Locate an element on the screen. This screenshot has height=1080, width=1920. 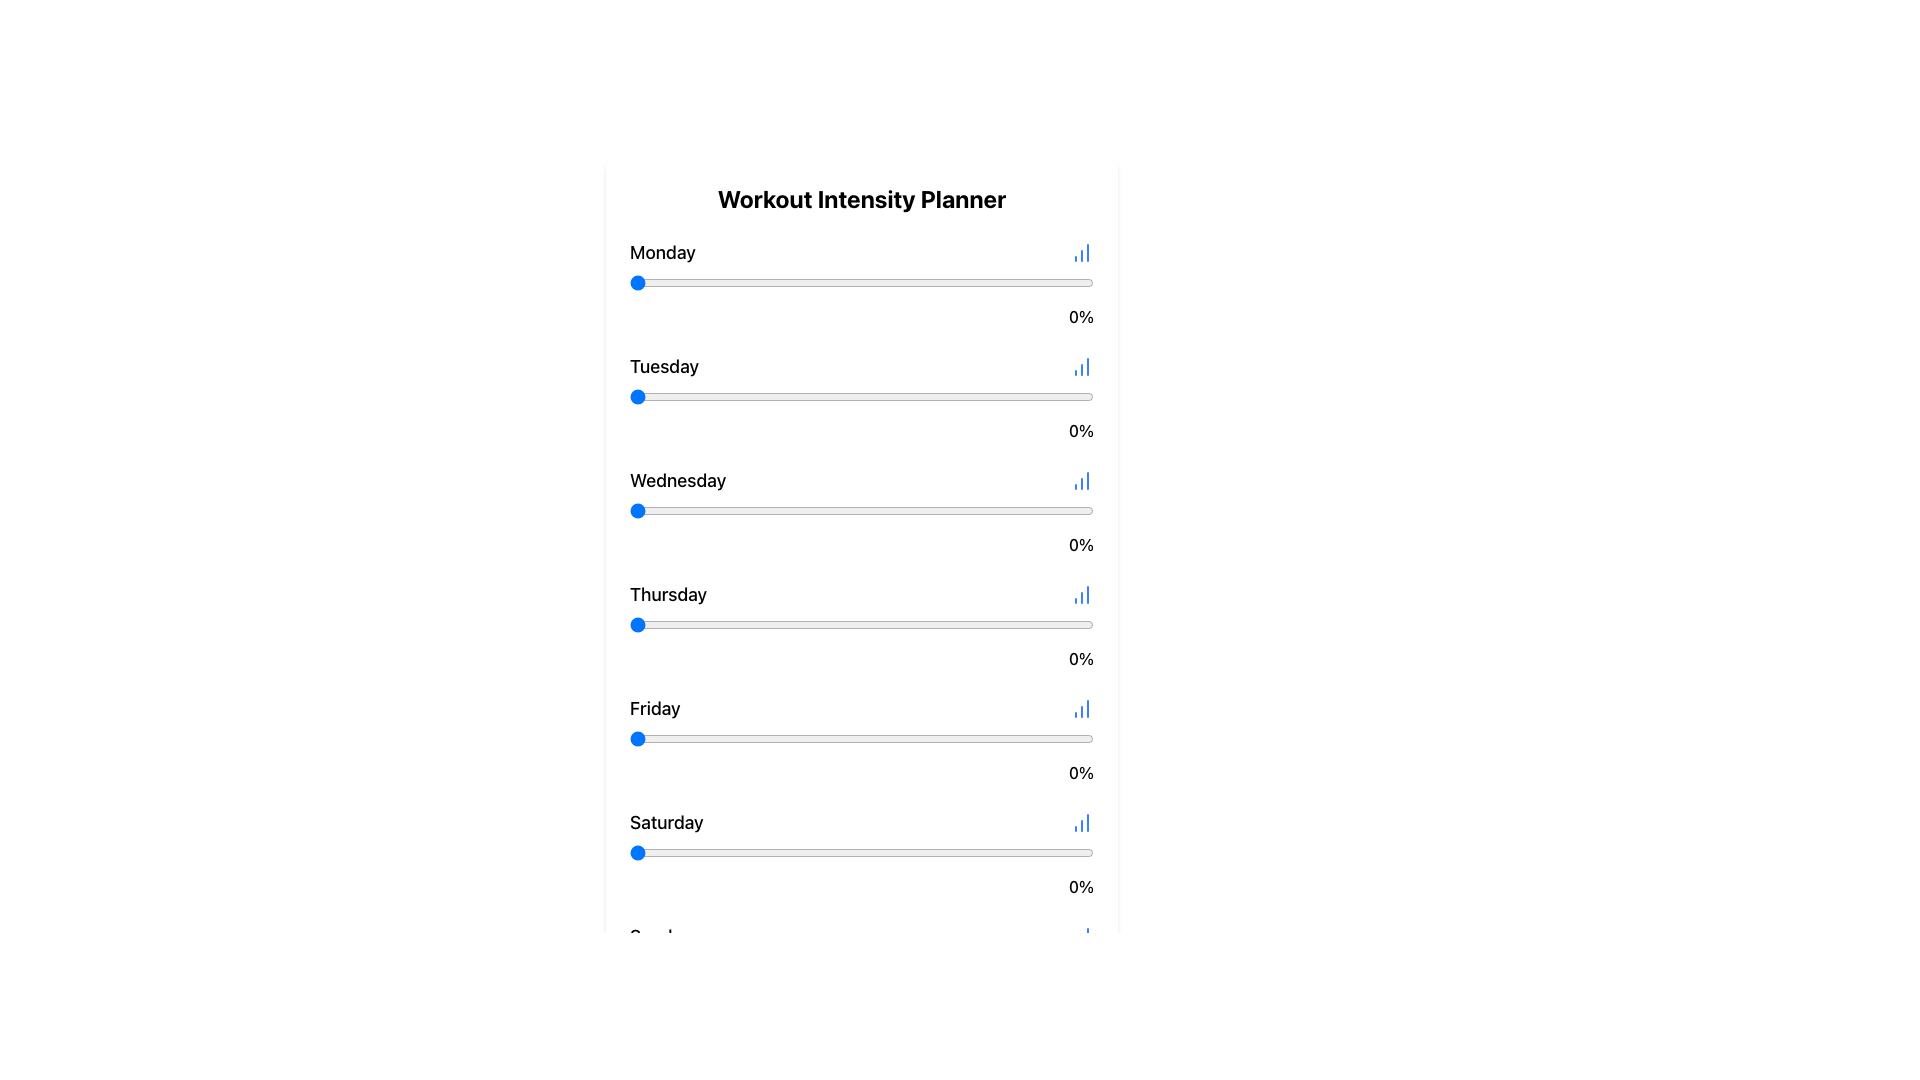
the bar chart icon, which is positioned to the right of the text 'Monday' in the first section of the vertically arranged list is located at coordinates (1080, 252).